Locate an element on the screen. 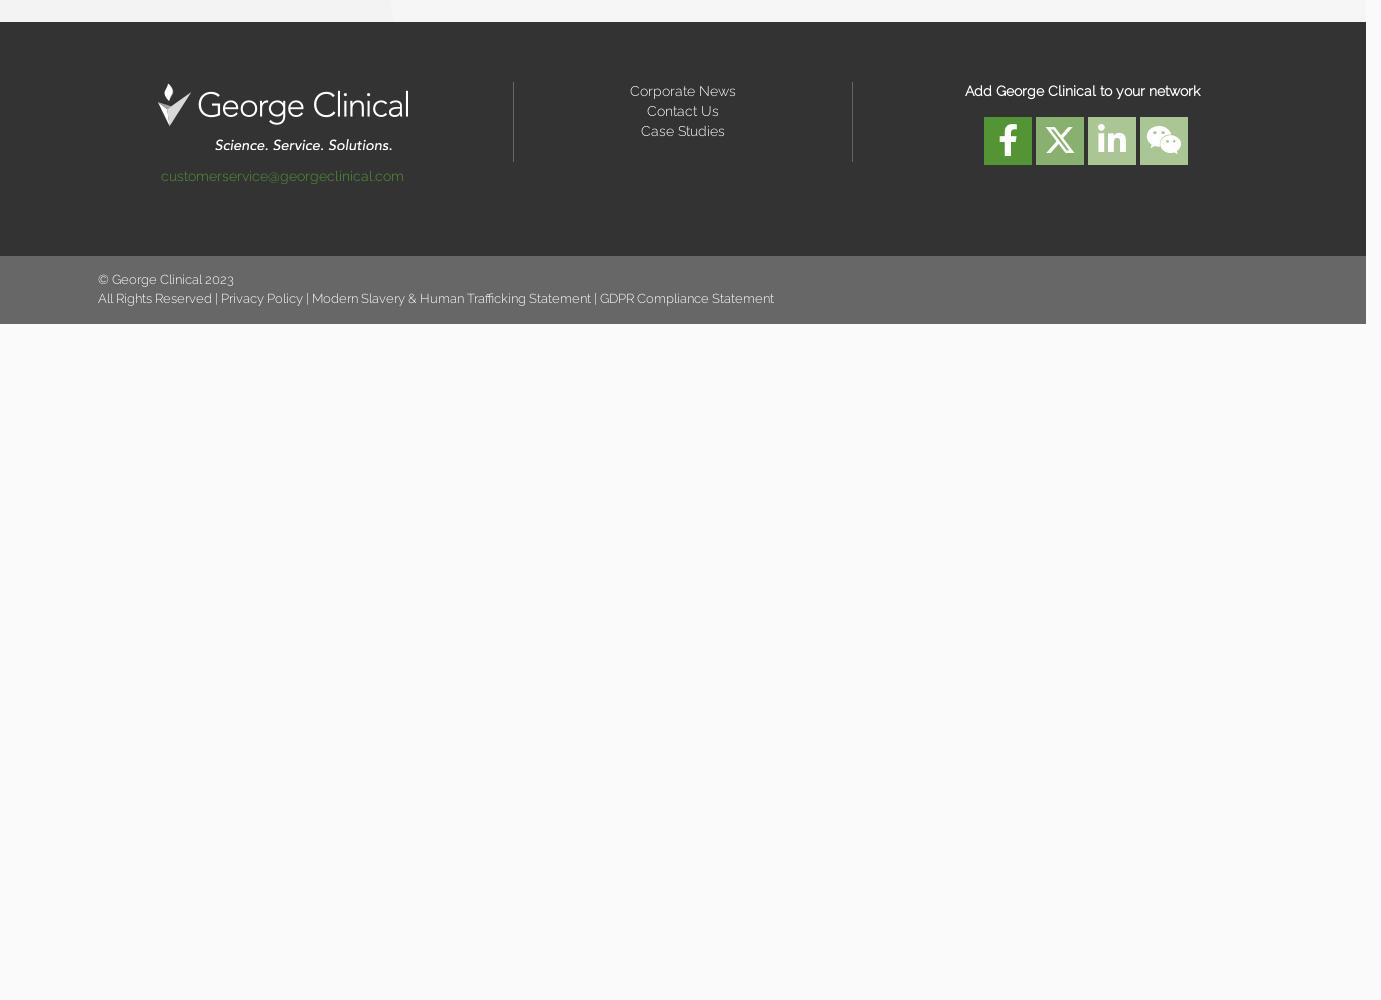 This screenshot has height=1000, width=1381. 'Contact Us' is located at coordinates (680, 109).